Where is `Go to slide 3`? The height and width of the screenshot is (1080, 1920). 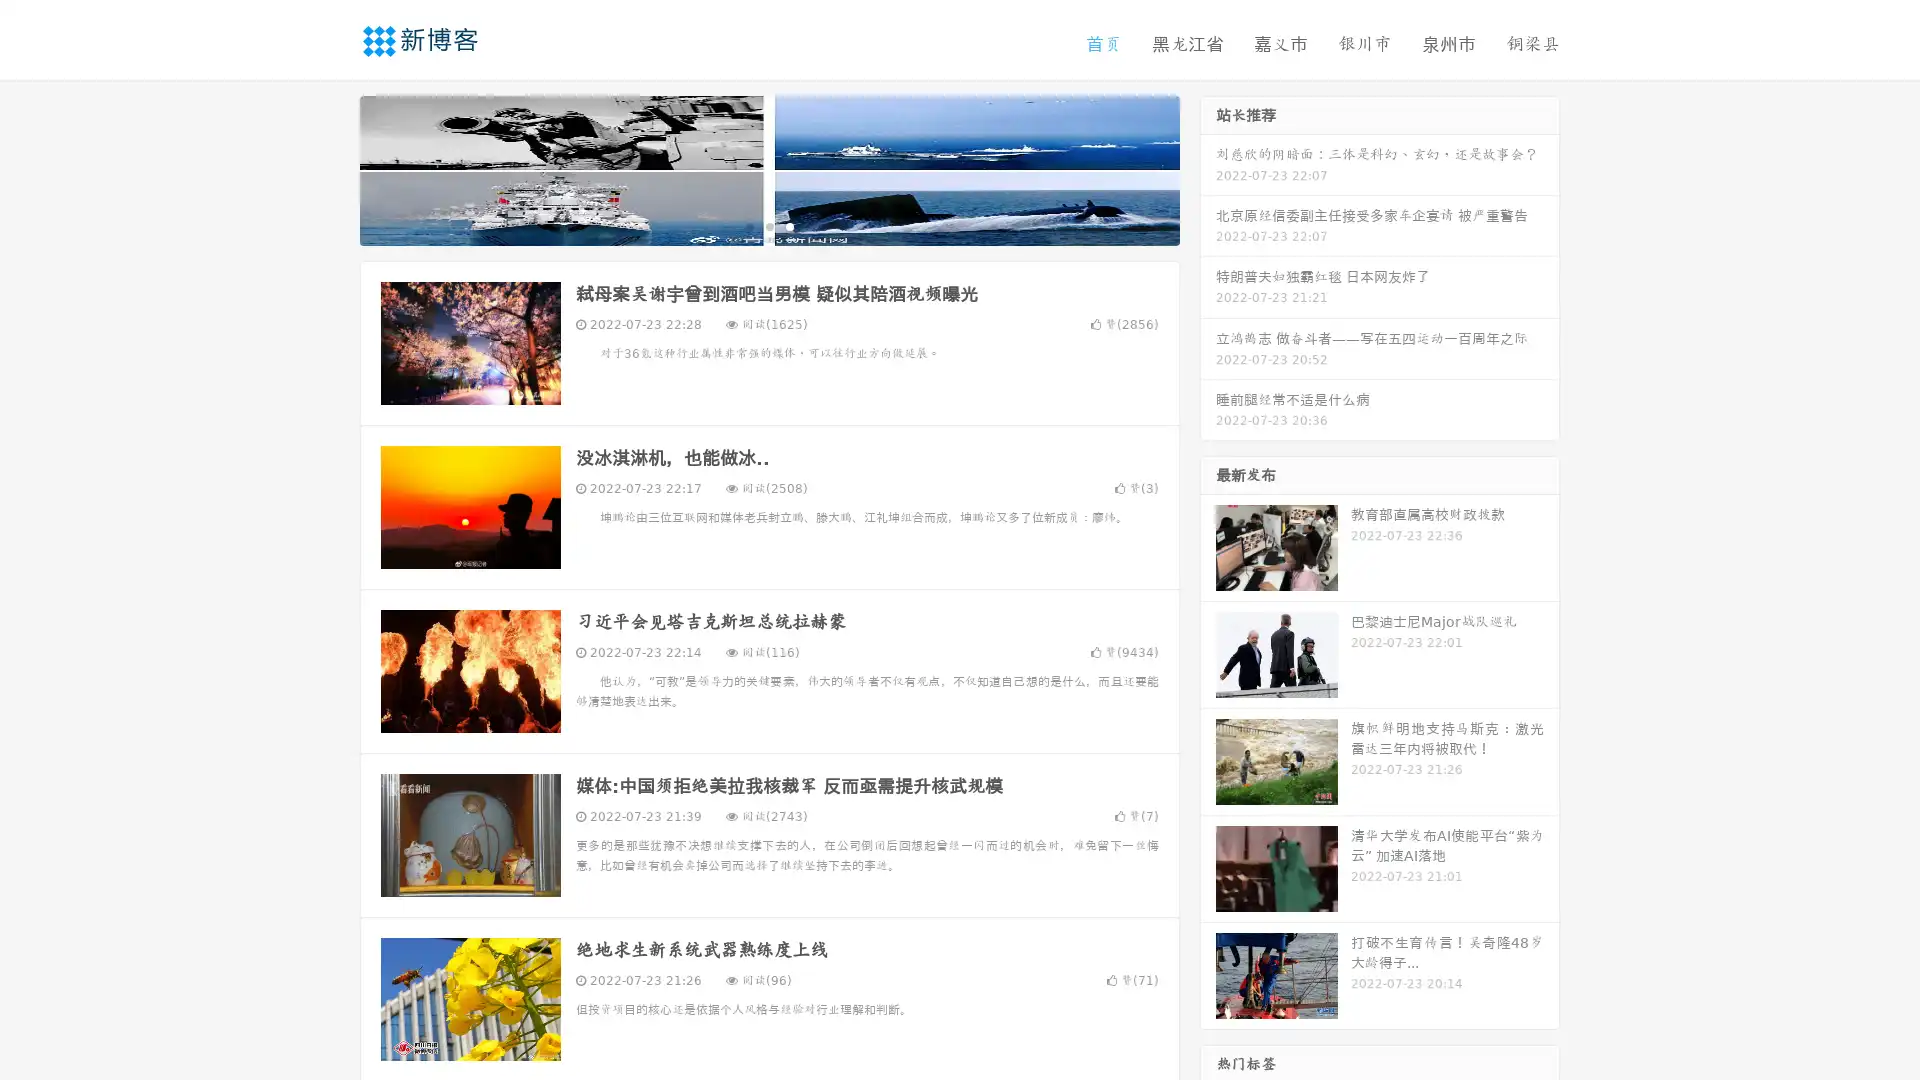 Go to slide 3 is located at coordinates (789, 225).